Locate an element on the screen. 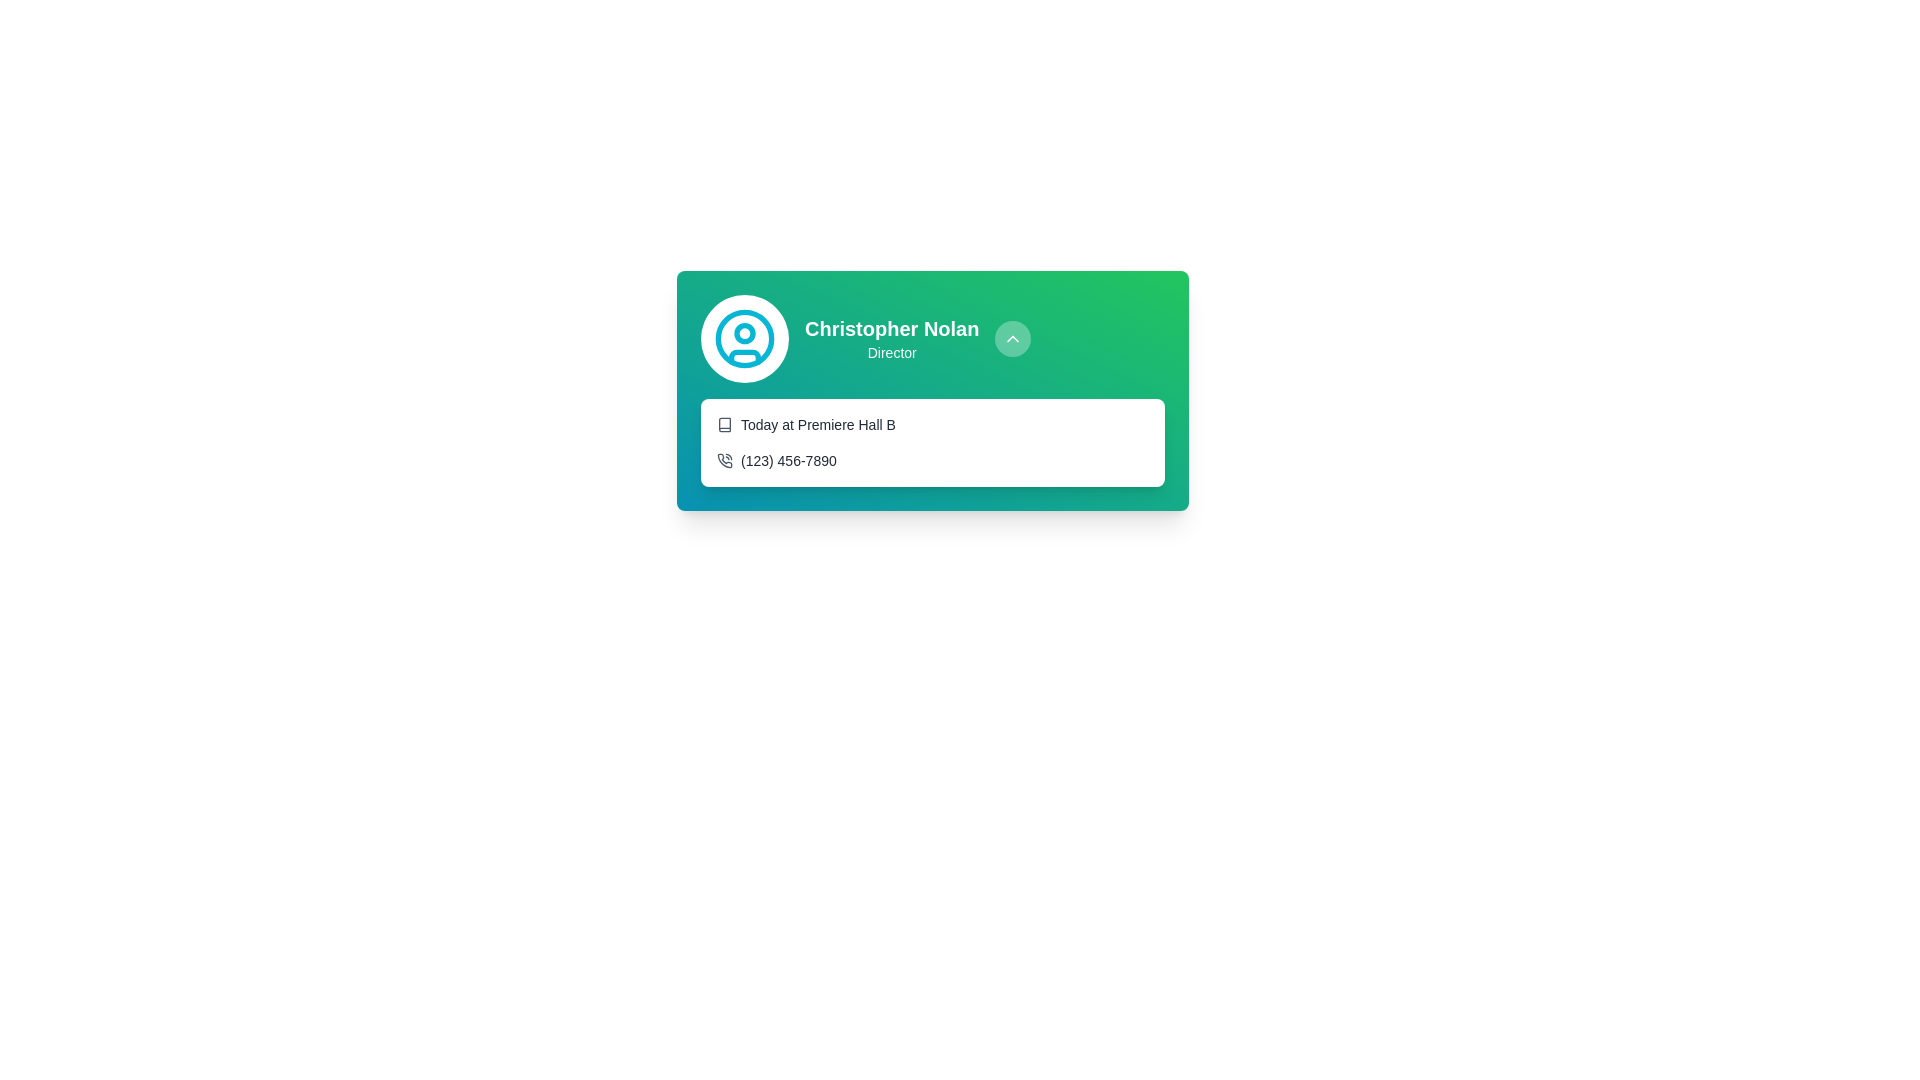 The width and height of the screenshot is (1920, 1080). the phone icon located to the left of the phone number '(123) 456-7890' for any interactive functionality if available is located at coordinates (723, 461).